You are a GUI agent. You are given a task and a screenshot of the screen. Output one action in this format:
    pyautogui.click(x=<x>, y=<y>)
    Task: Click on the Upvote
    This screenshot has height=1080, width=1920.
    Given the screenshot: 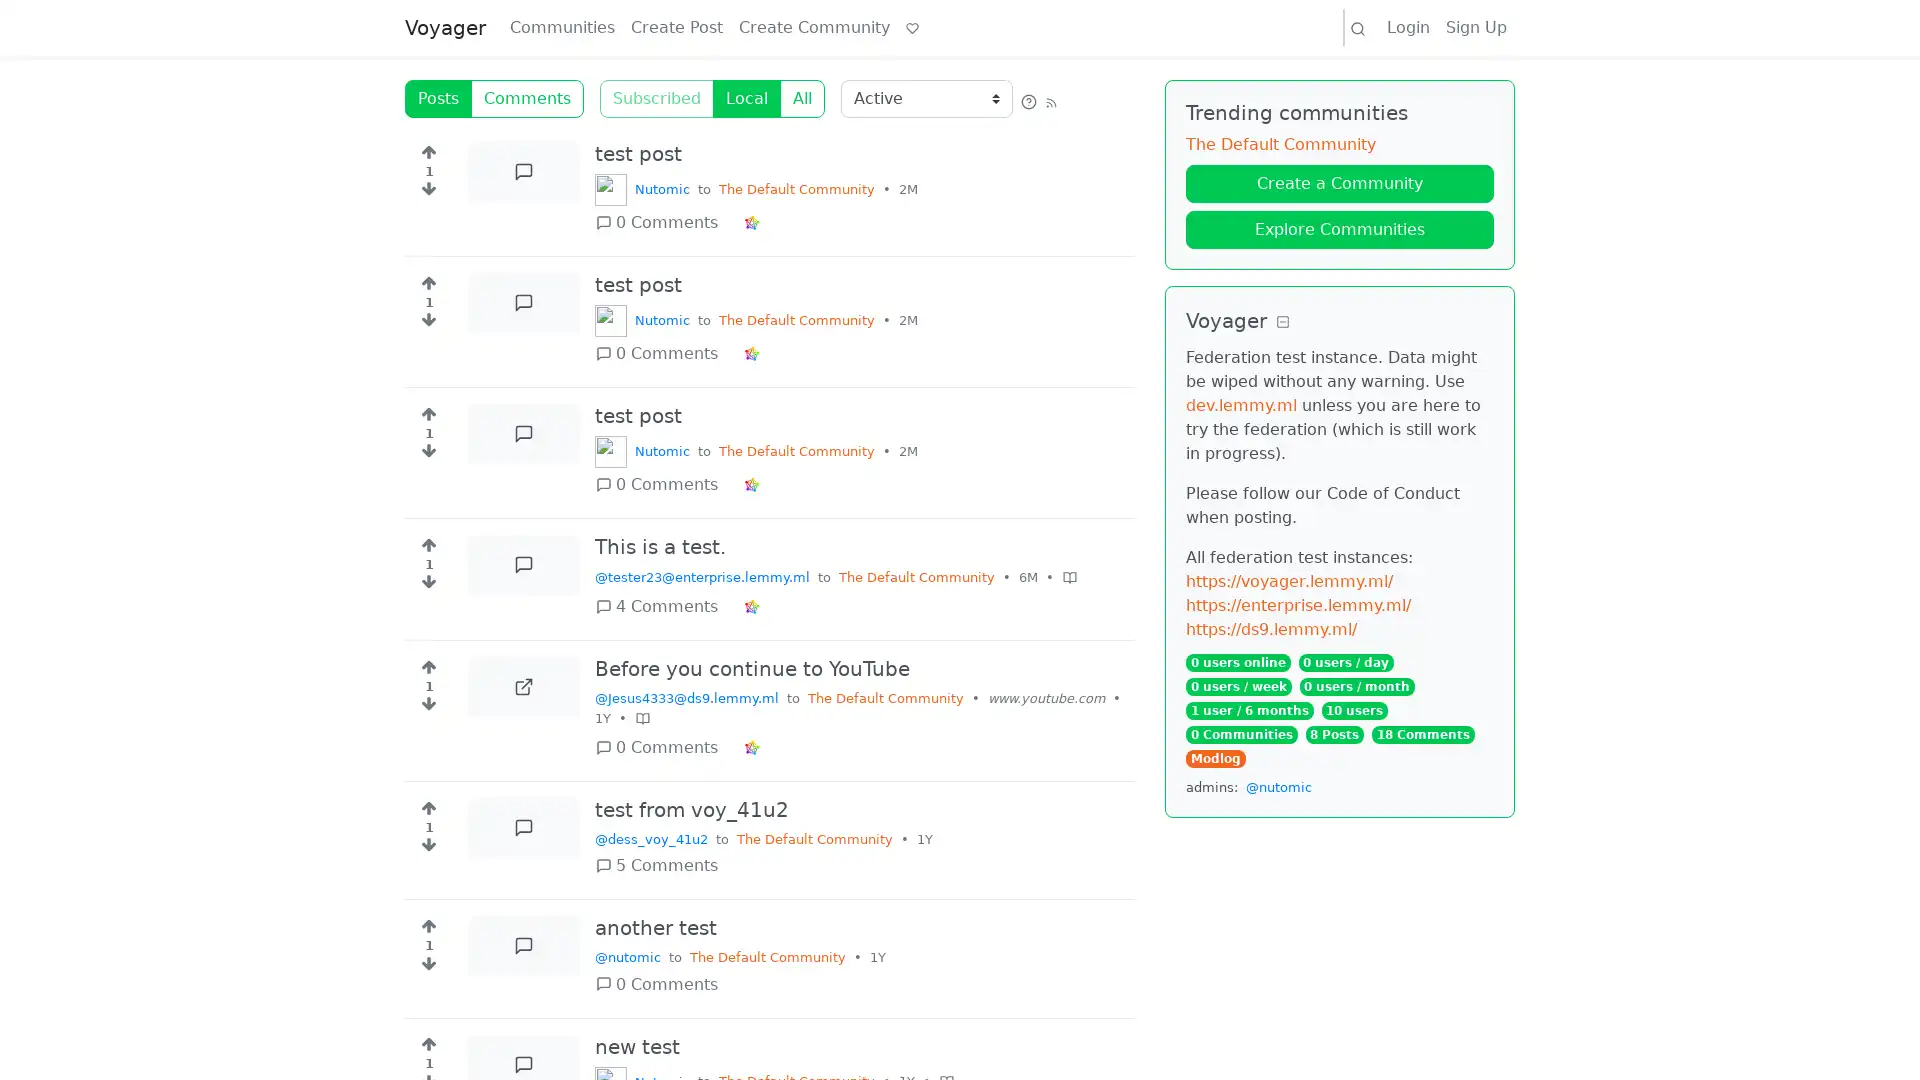 What is the action you would take?
    pyautogui.click(x=427, y=146)
    